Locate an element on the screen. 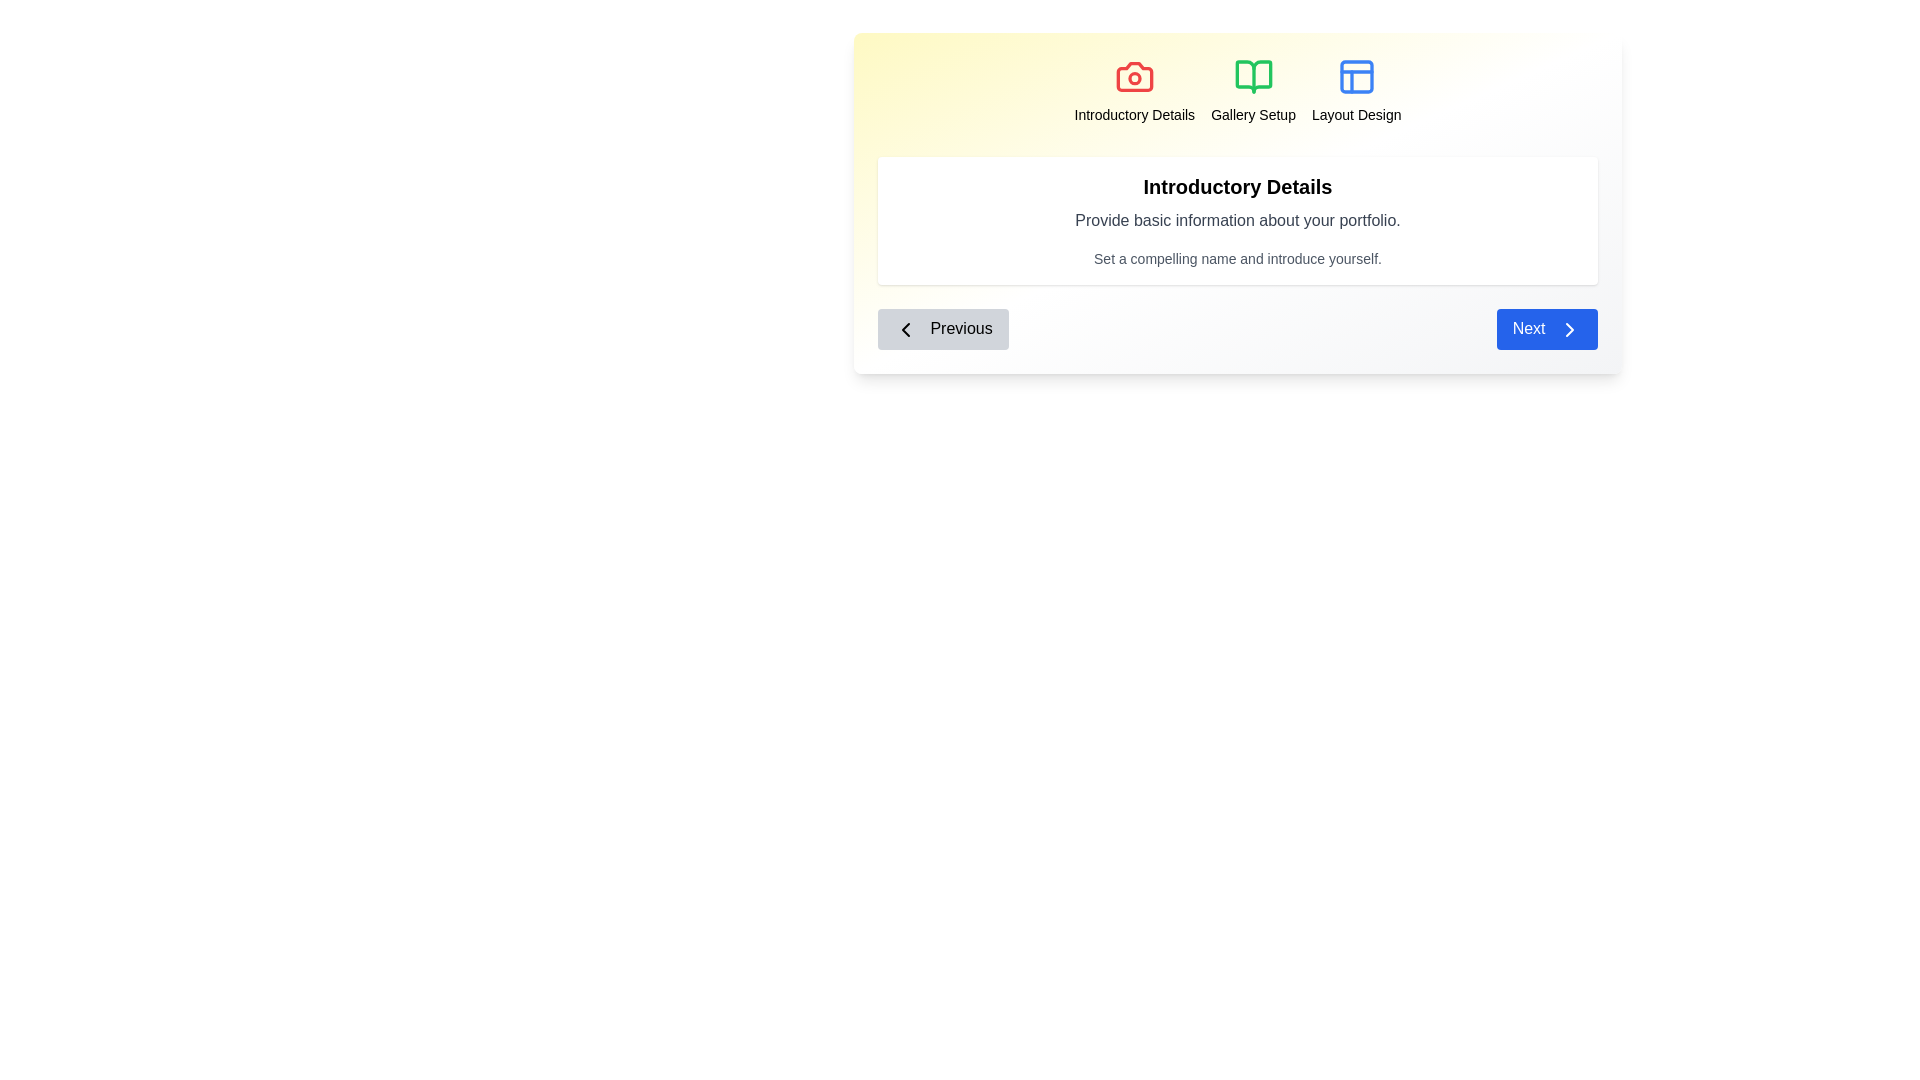 The width and height of the screenshot is (1920, 1080). the blue rectangular SVG element representing the 'Layout Design' icon located in the top-right panel of the interface is located at coordinates (1356, 76).